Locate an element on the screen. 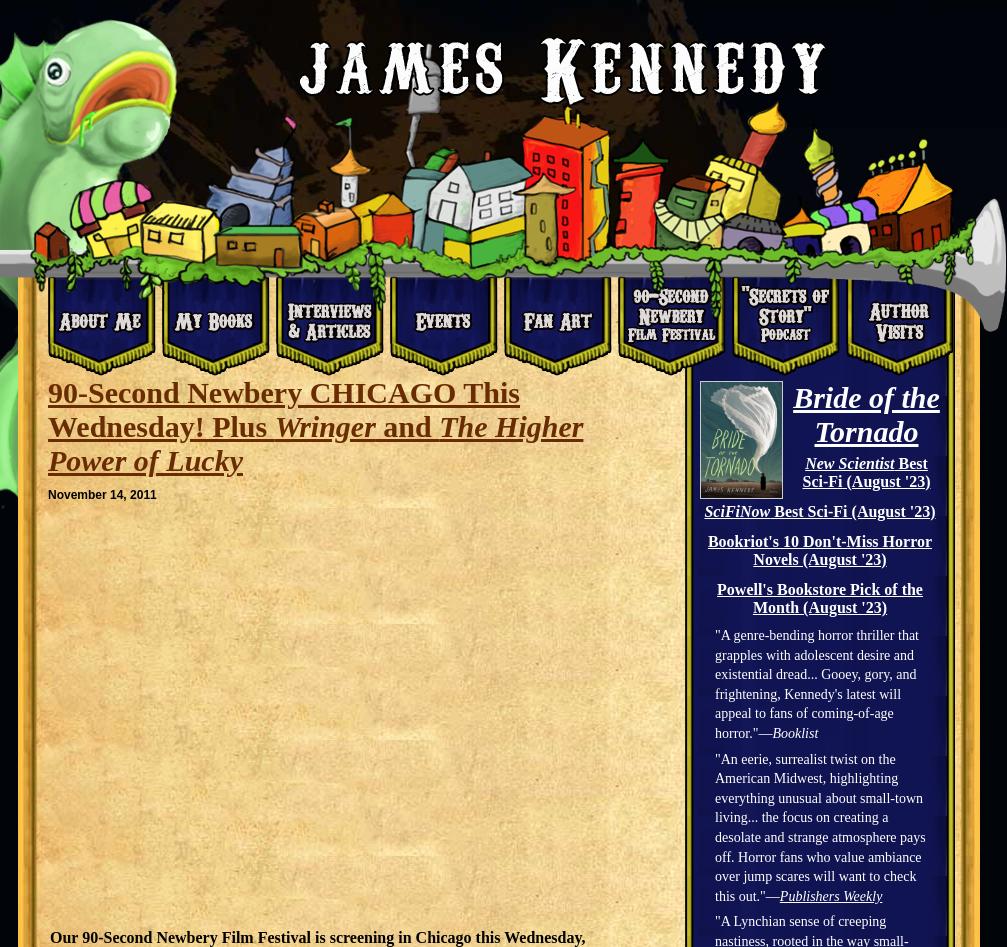 This screenshot has width=1007, height=947. 'November 14, 2011' is located at coordinates (102, 492).